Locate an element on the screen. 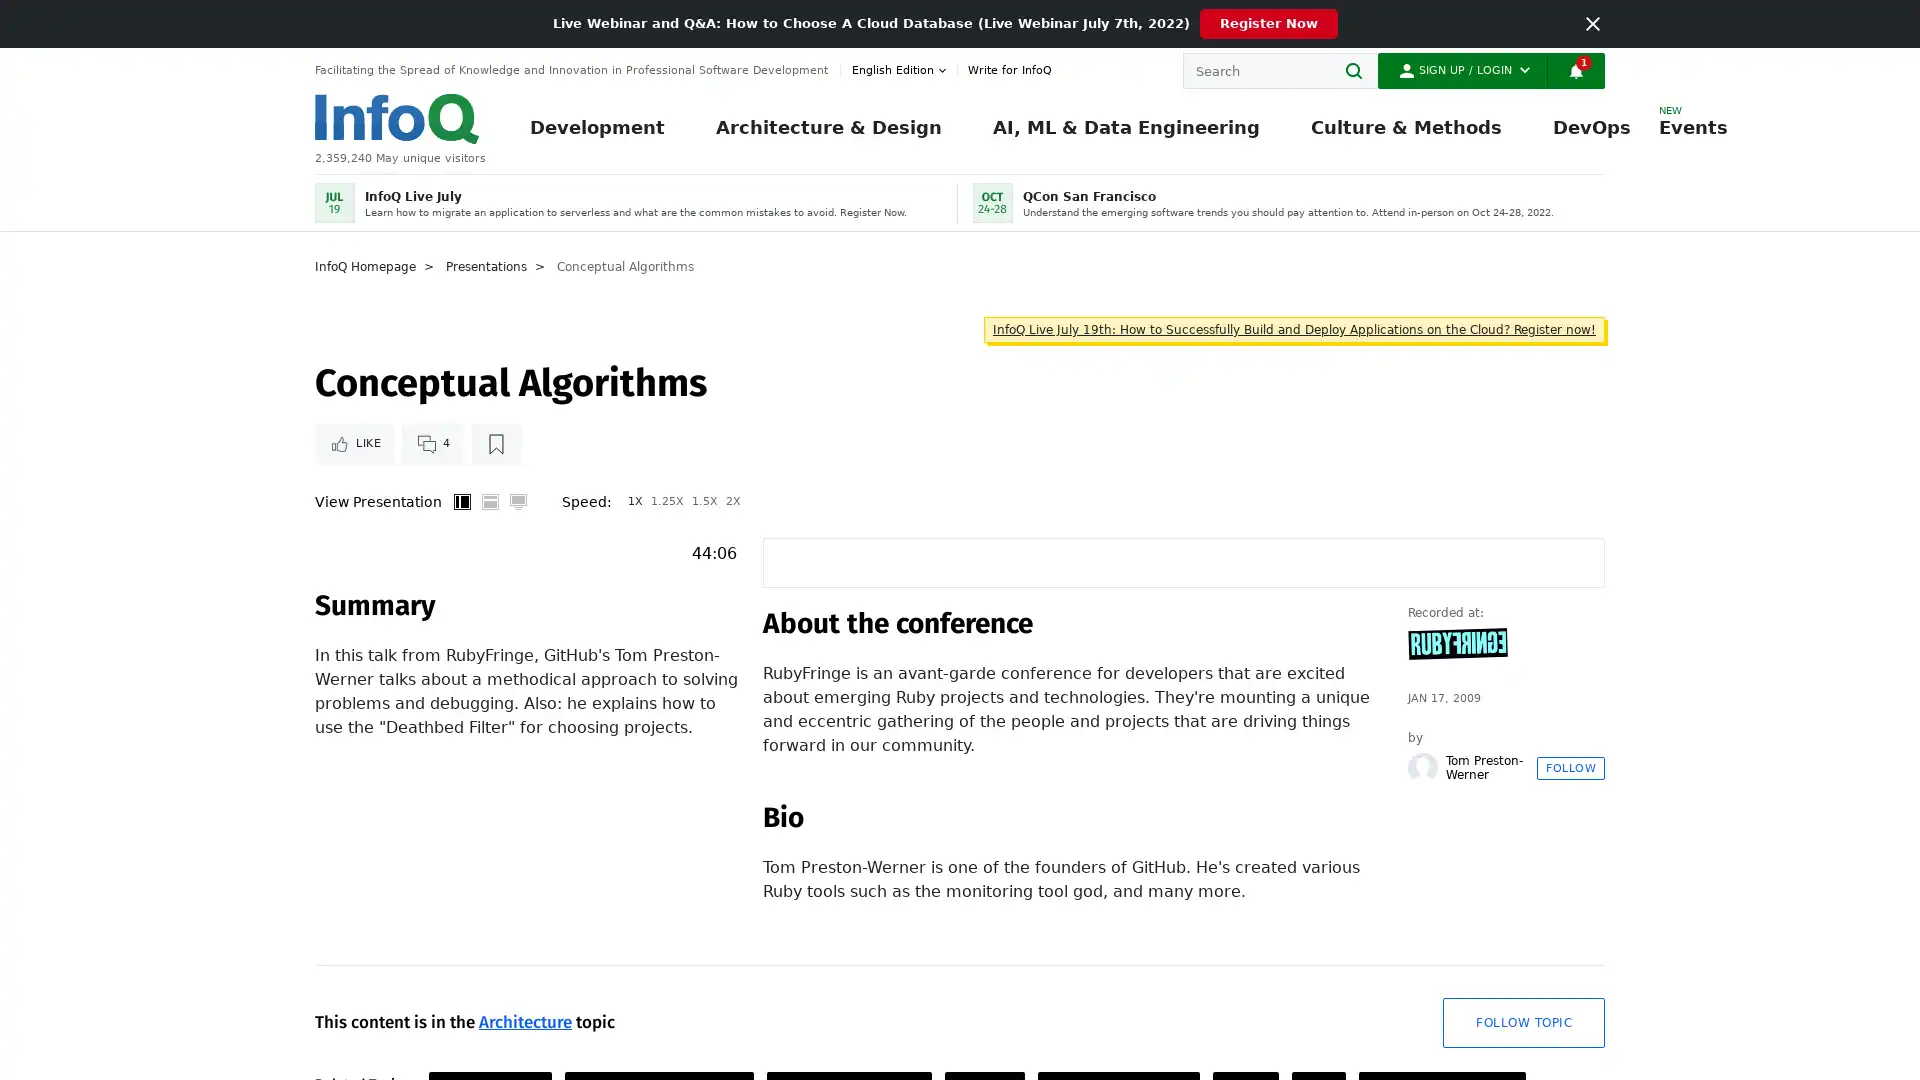  English edition is located at coordinates (901, 69).